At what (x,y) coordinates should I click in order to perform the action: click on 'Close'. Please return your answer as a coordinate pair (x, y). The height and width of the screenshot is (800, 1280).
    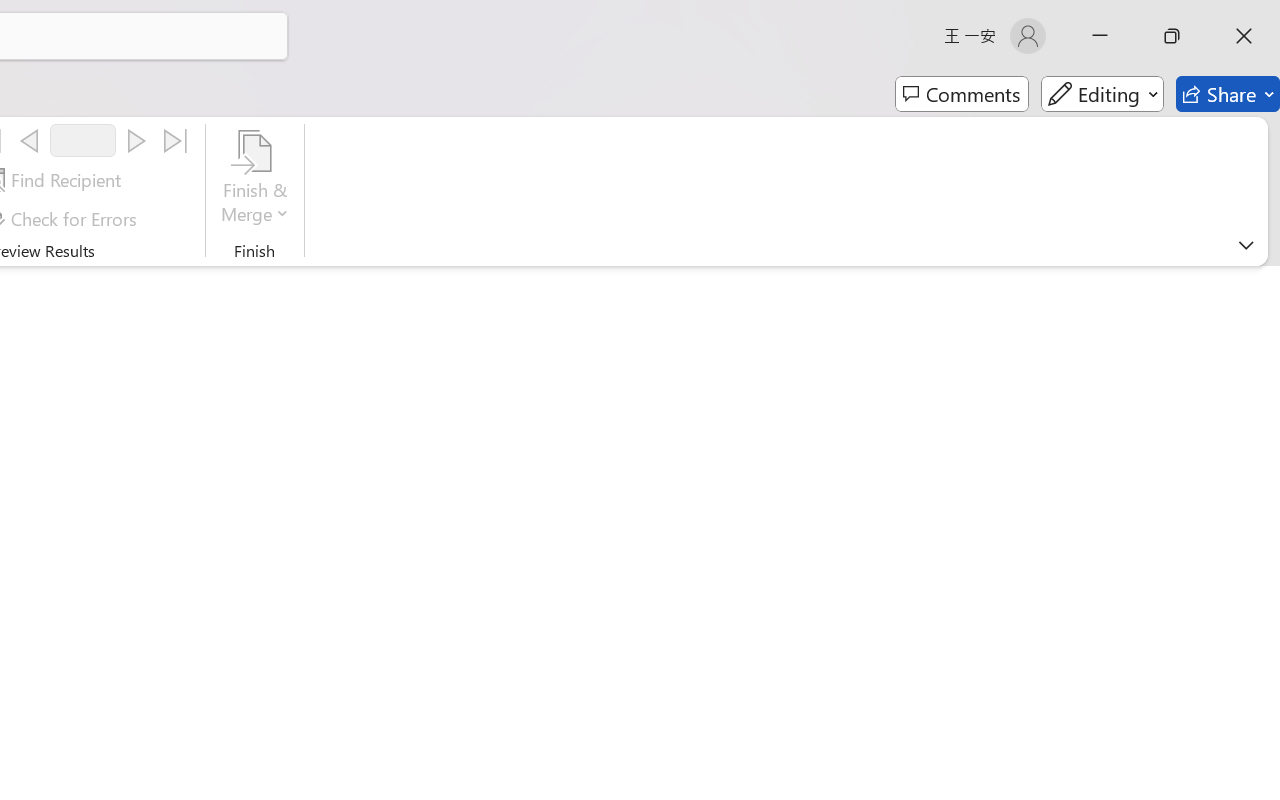
    Looking at the image, I should click on (1243, 35).